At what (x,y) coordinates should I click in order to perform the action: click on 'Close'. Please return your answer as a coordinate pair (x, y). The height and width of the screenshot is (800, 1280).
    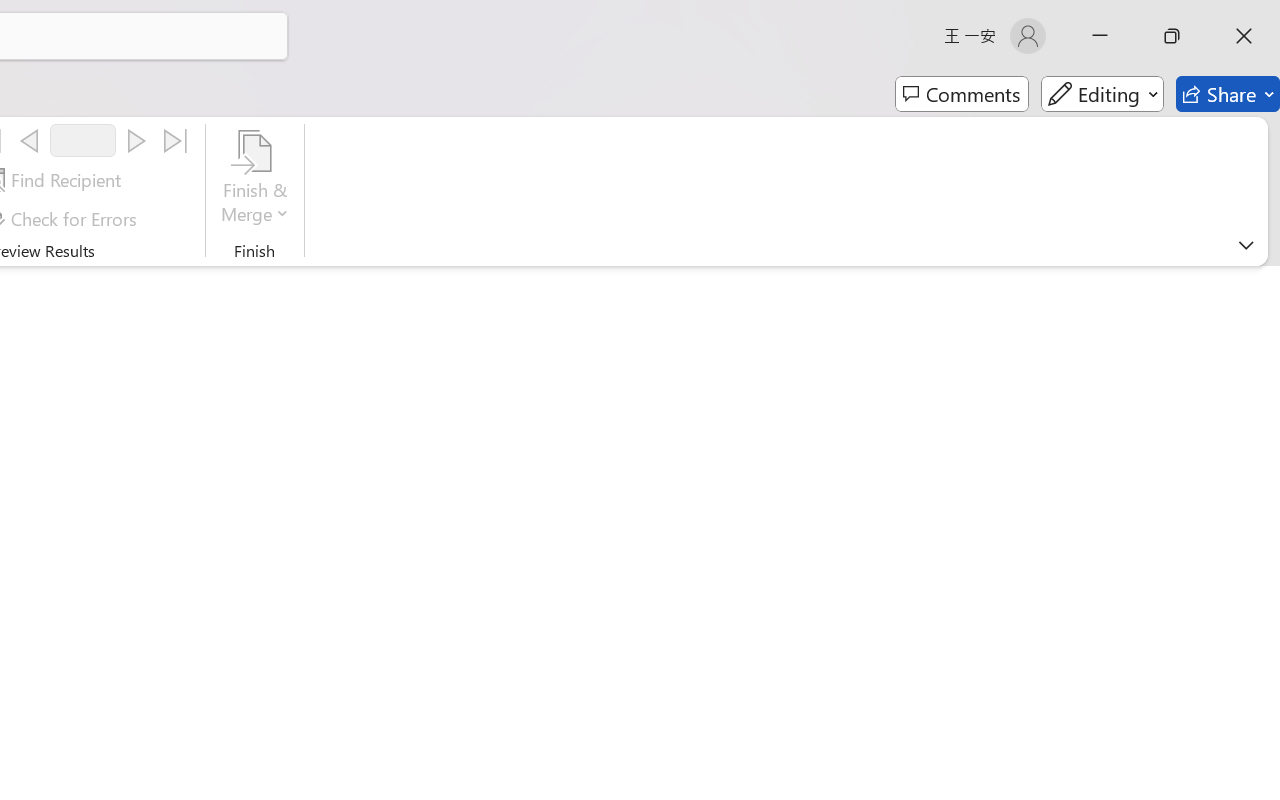
    Looking at the image, I should click on (1243, 35).